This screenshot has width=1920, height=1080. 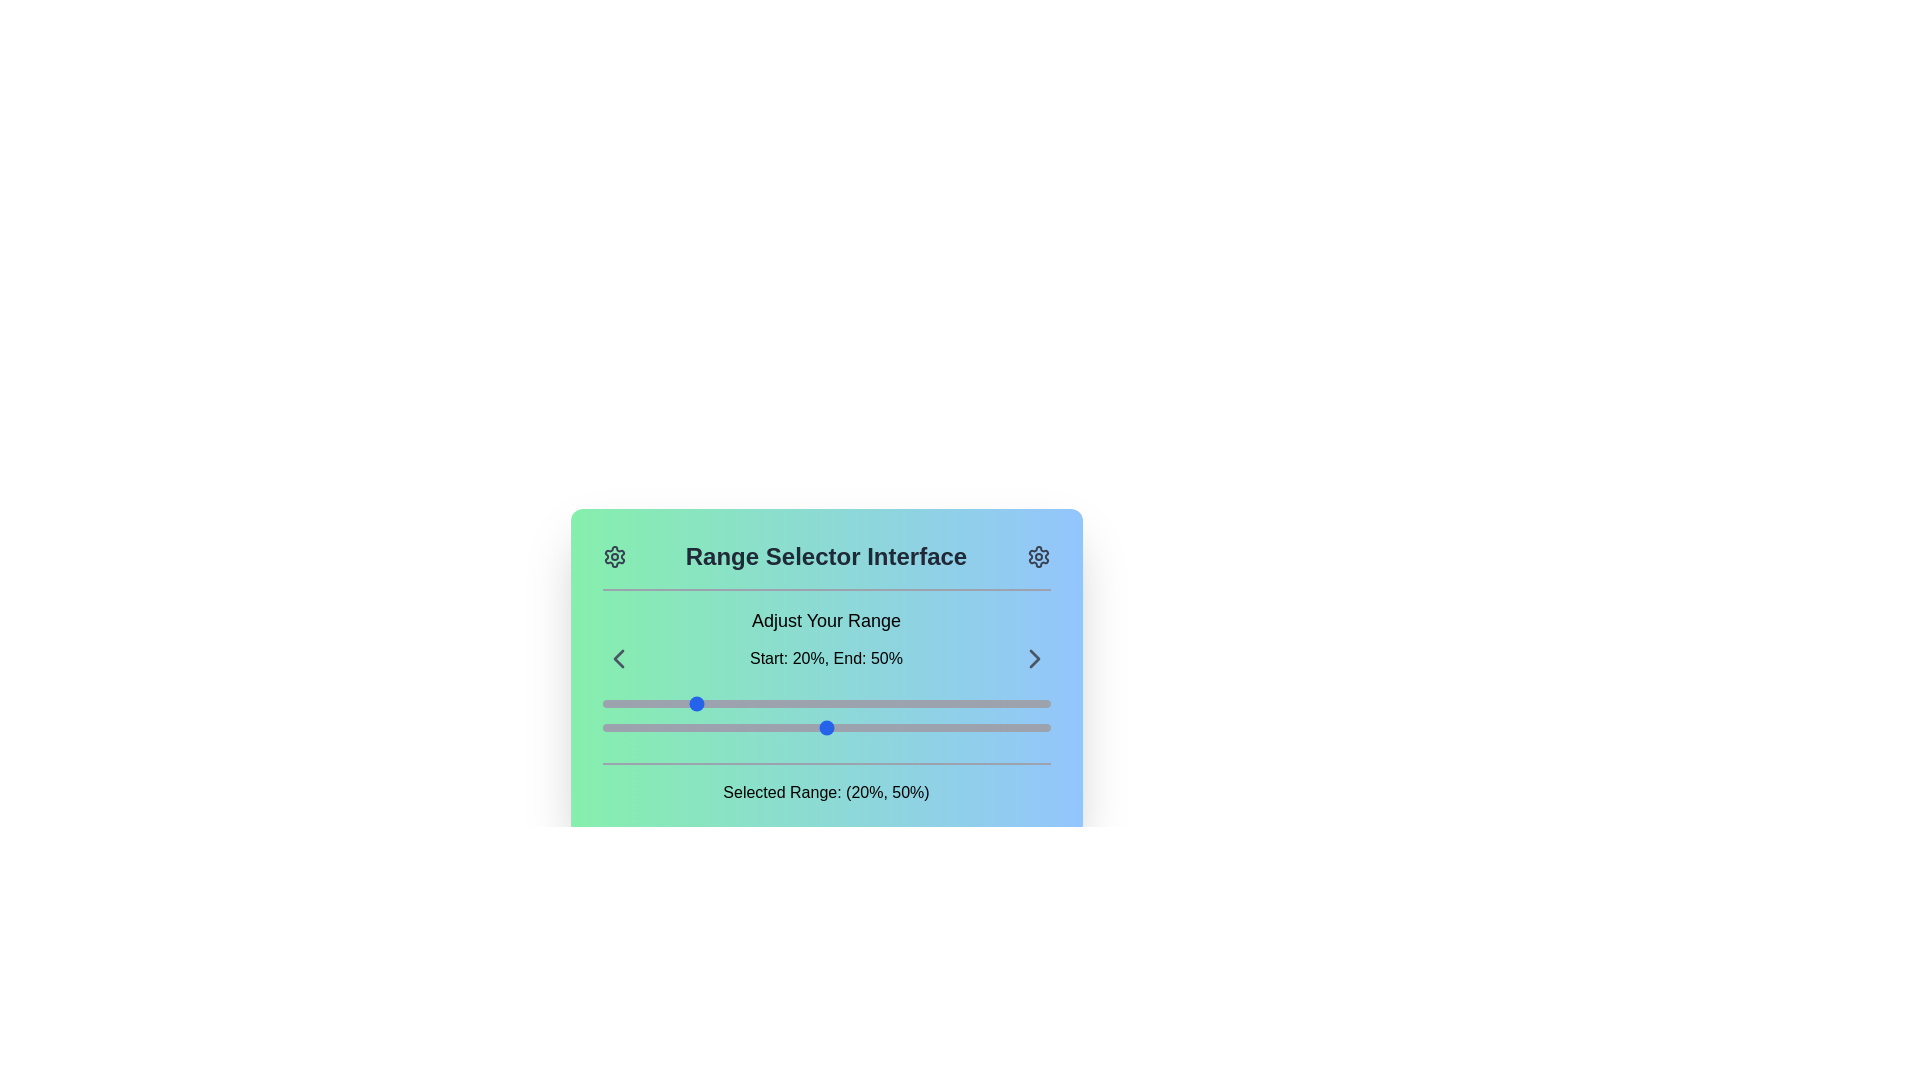 I want to click on the slider value, so click(x=924, y=728).